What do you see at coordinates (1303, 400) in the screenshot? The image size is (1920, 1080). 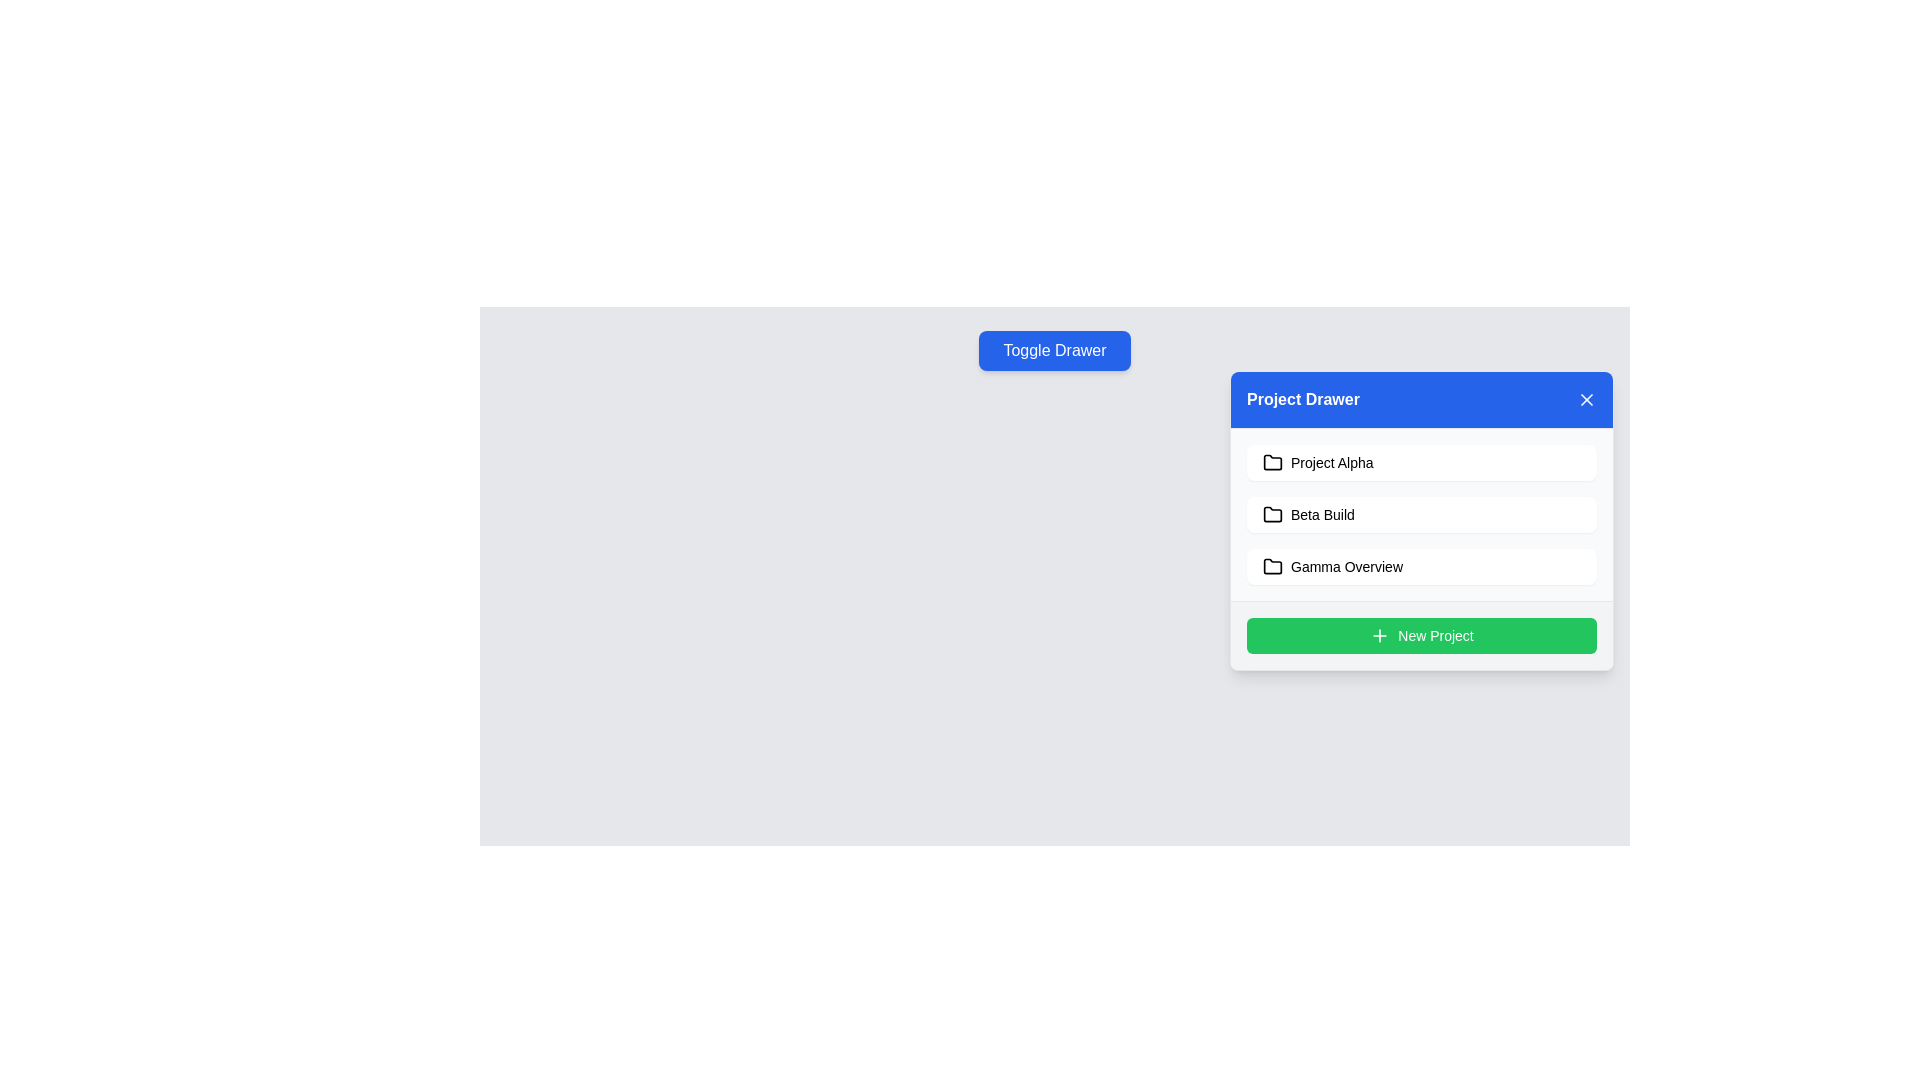 I see `the 'Project Drawer' text label, which is styled in bold white font against a blue background at the top of a floating panel` at bounding box center [1303, 400].